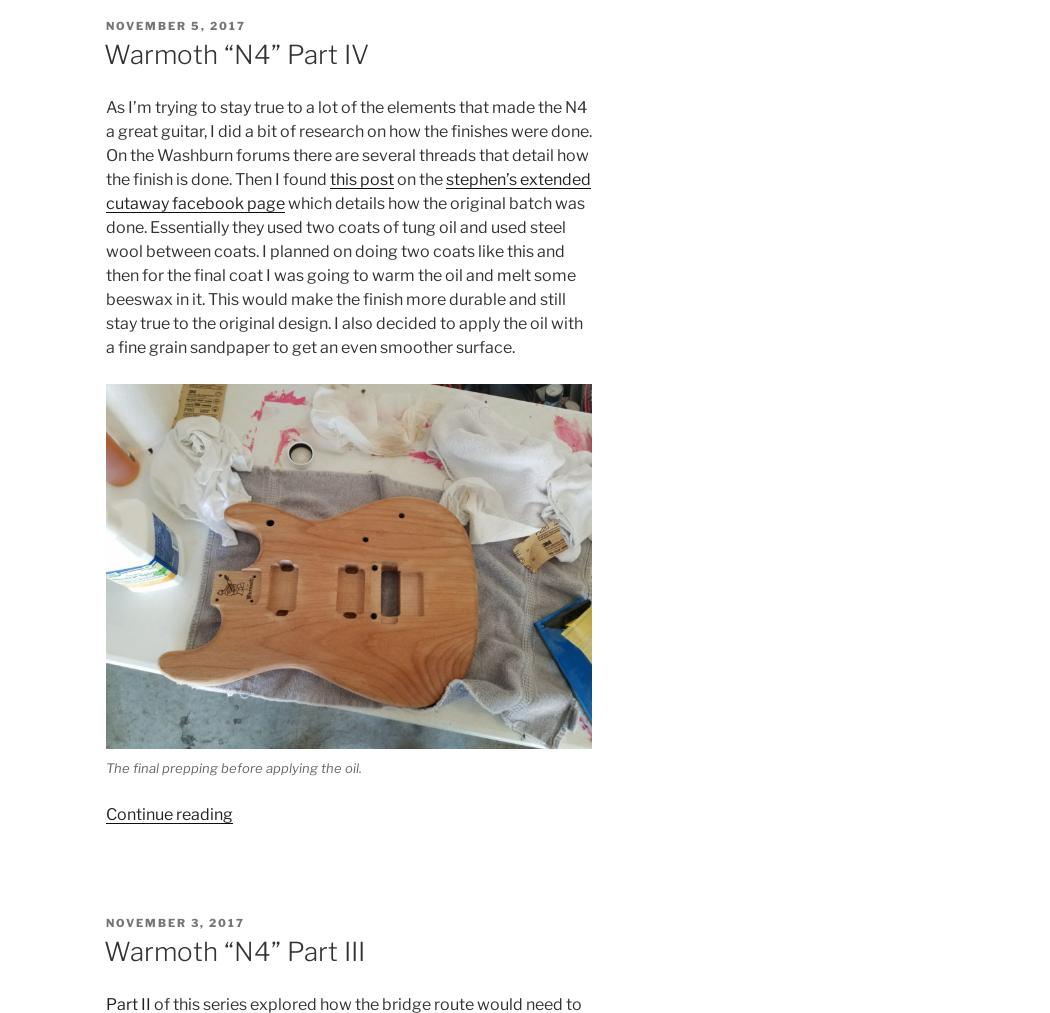 The image size is (1050, 1013). Describe the element at coordinates (105, 922) in the screenshot. I see `'November 3, 2017'` at that location.